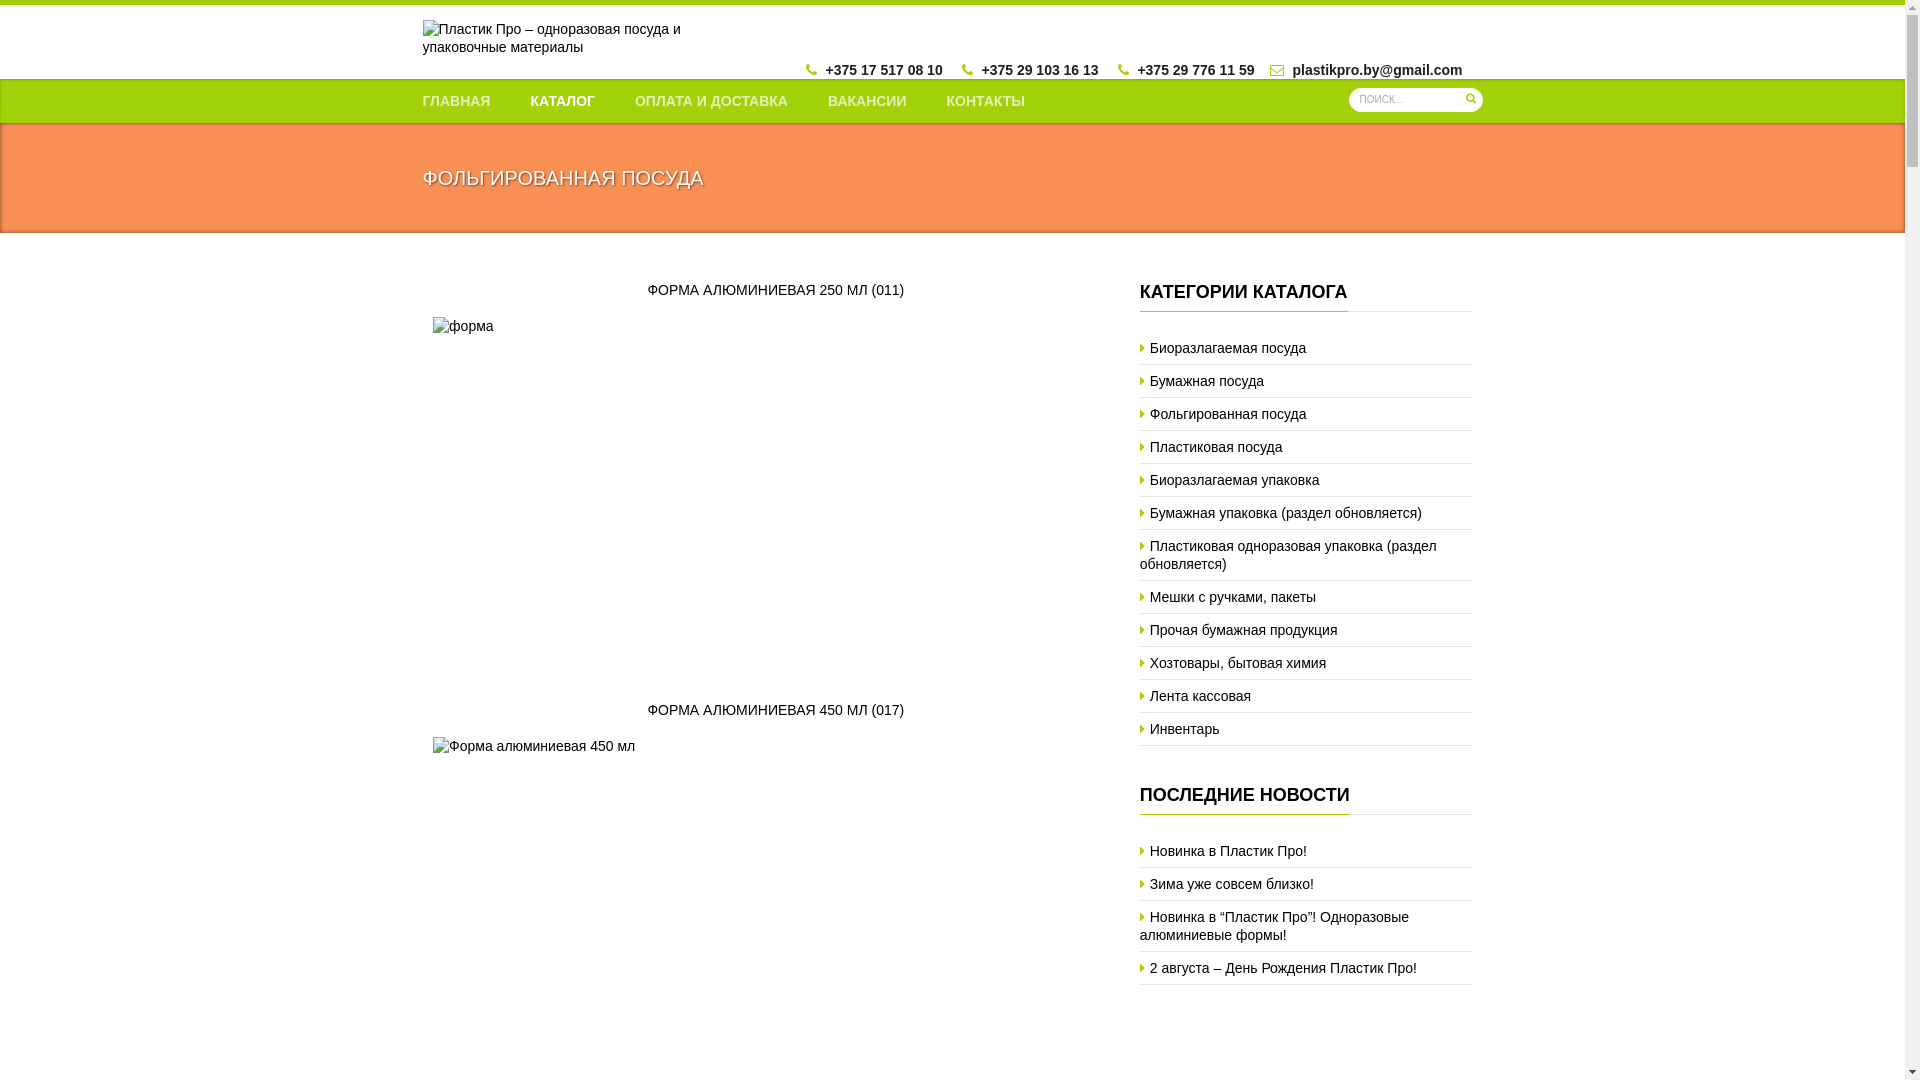 This screenshot has width=1920, height=1080. What do you see at coordinates (1195, 68) in the screenshot?
I see `'+375 29 776 11 59'` at bounding box center [1195, 68].